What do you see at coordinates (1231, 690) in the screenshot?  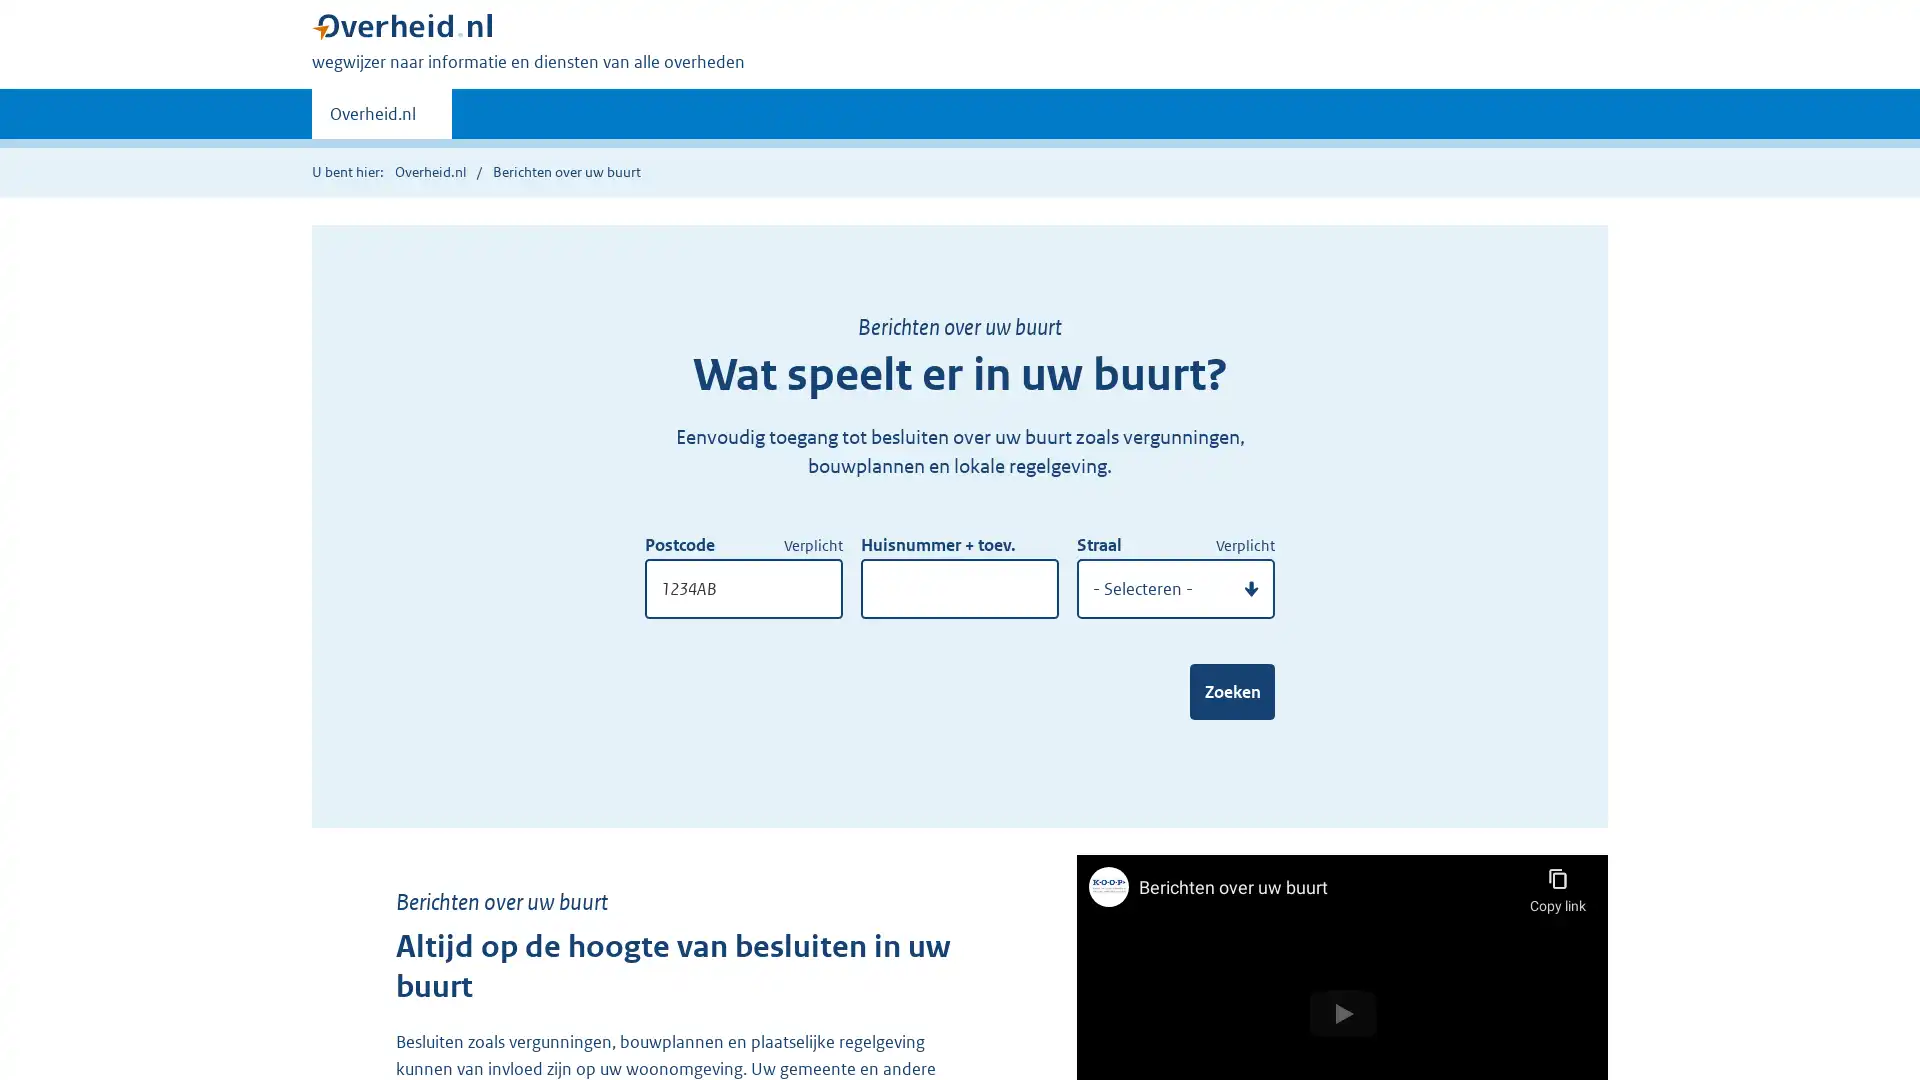 I see `Zoeken` at bounding box center [1231, 690].